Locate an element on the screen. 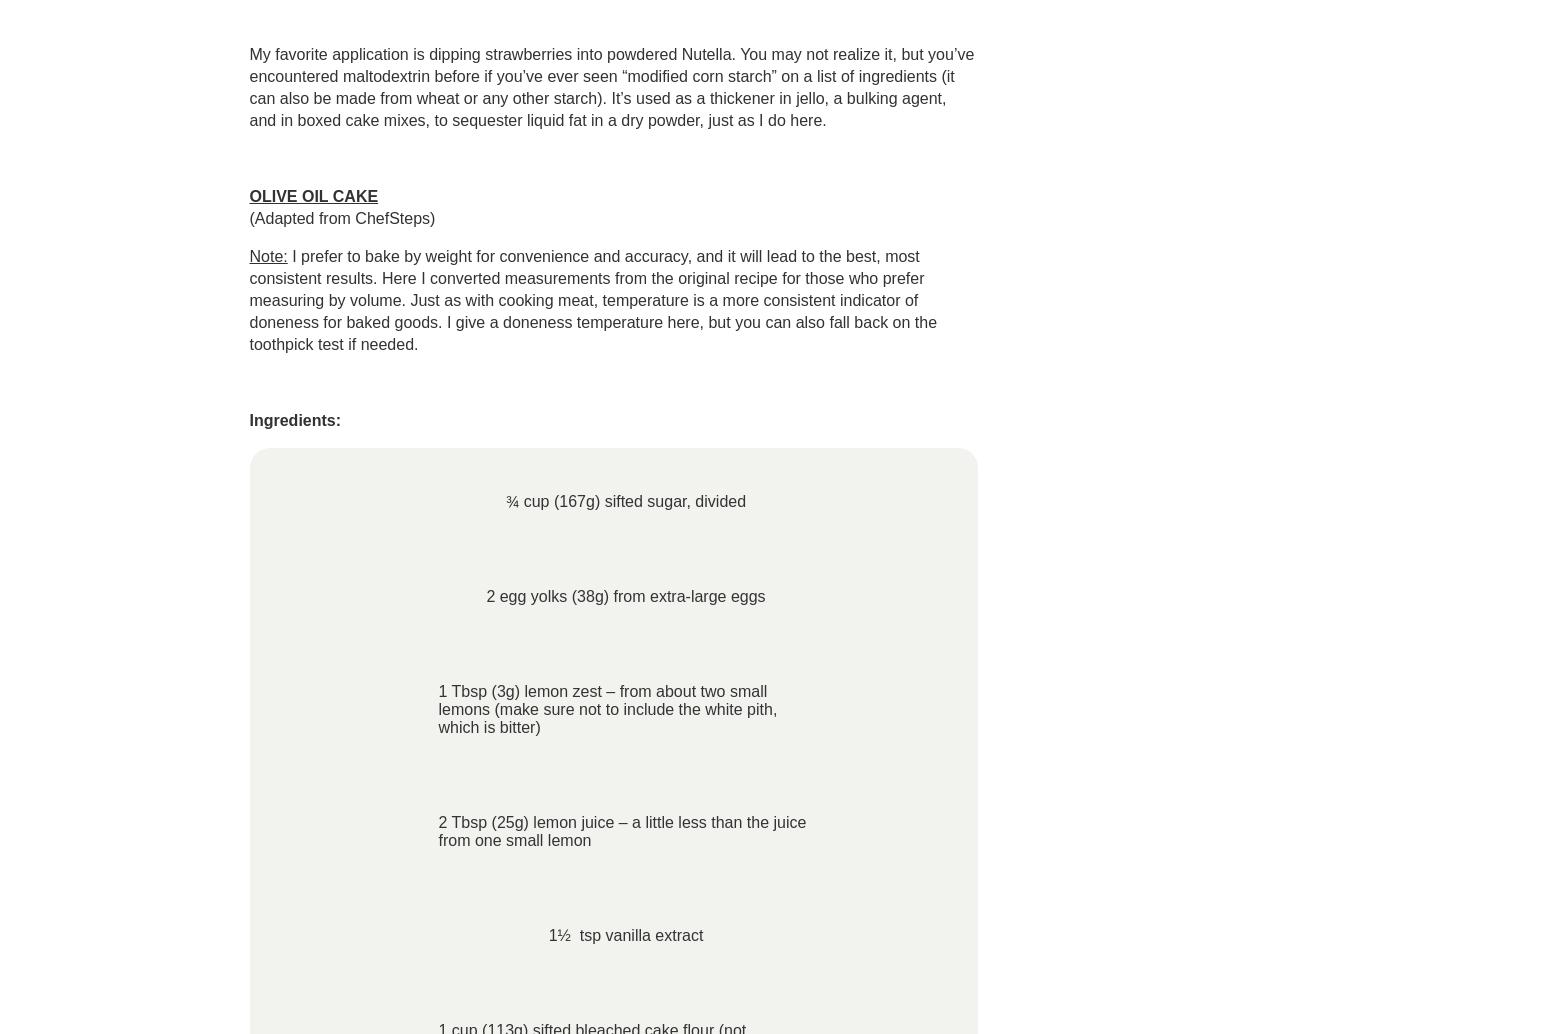 This screenshot has width=1550, height=1034. '2 Tbsp (25g) lemon juice – a little less than the juice from one small lemon' is located at coordinates (621, 830).